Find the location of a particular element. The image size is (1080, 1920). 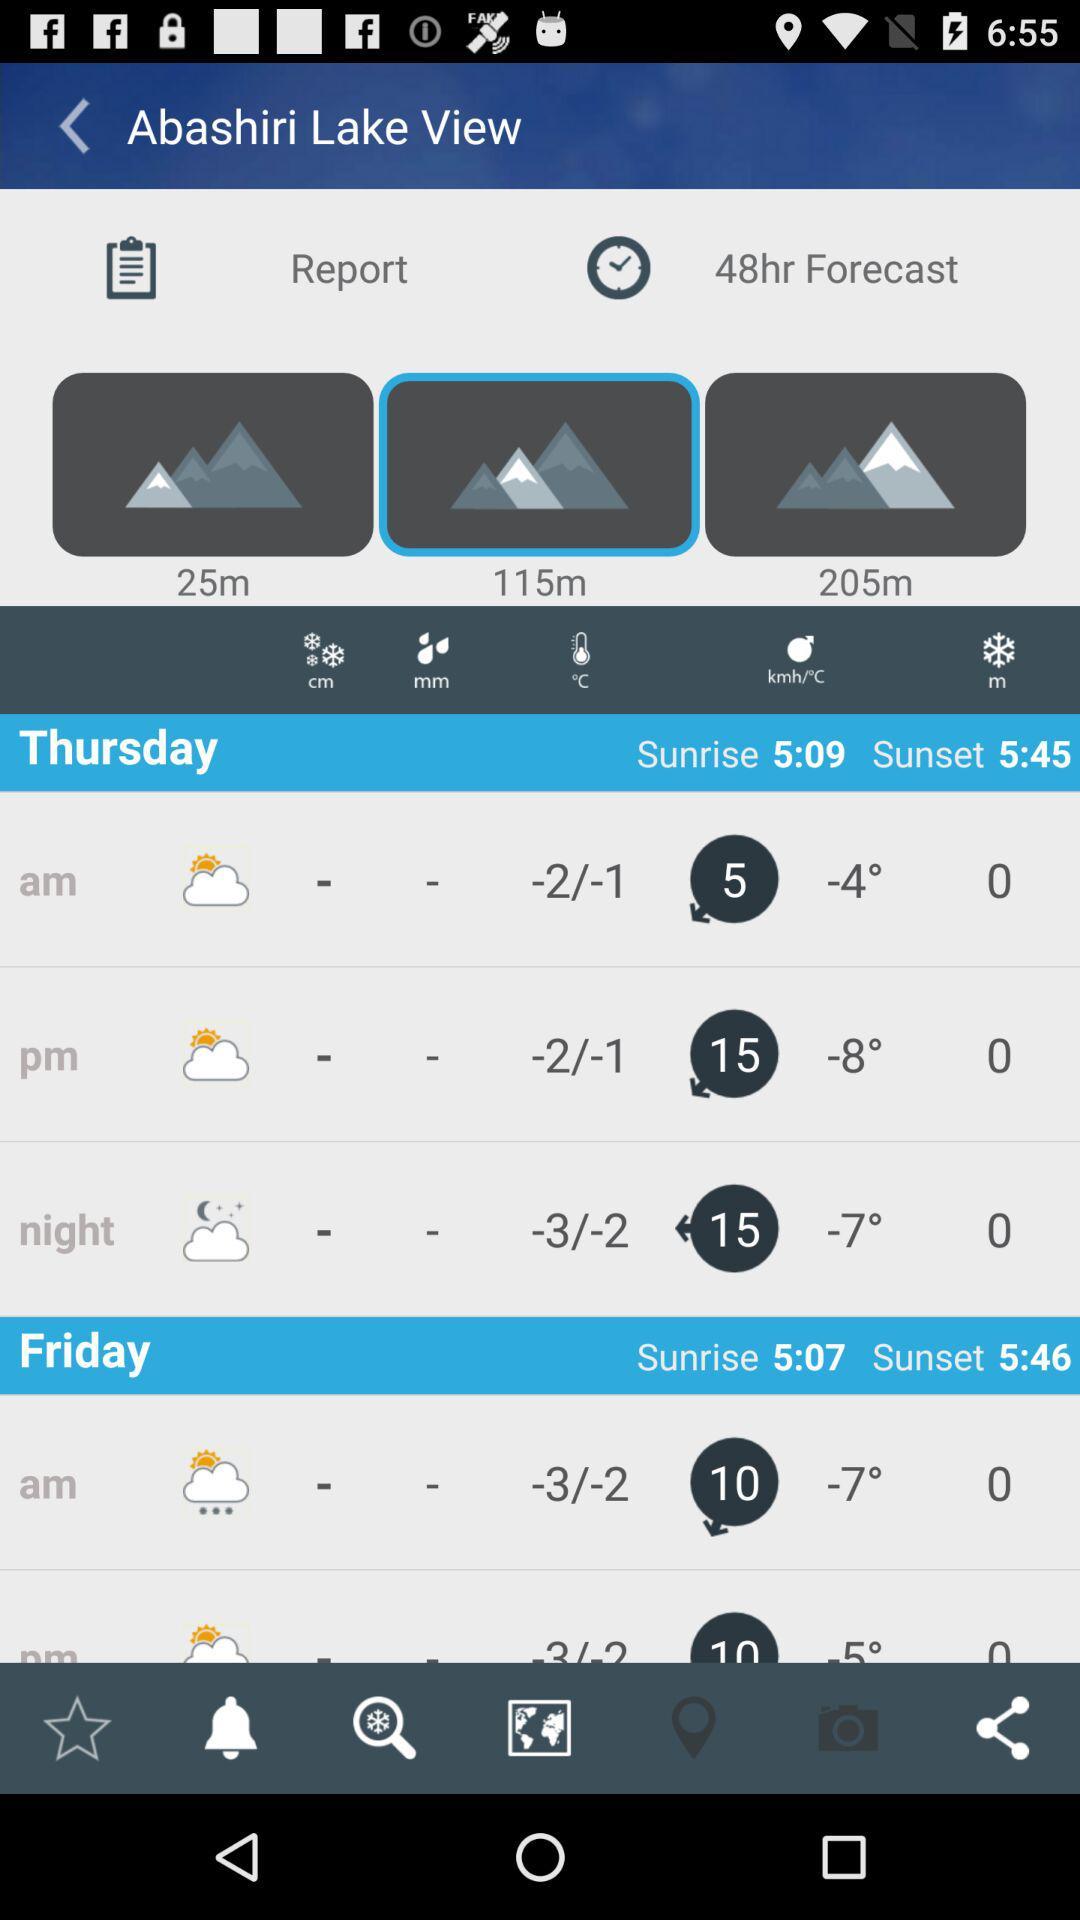

zoom in to the weather is located at coordinates (384, 1727).